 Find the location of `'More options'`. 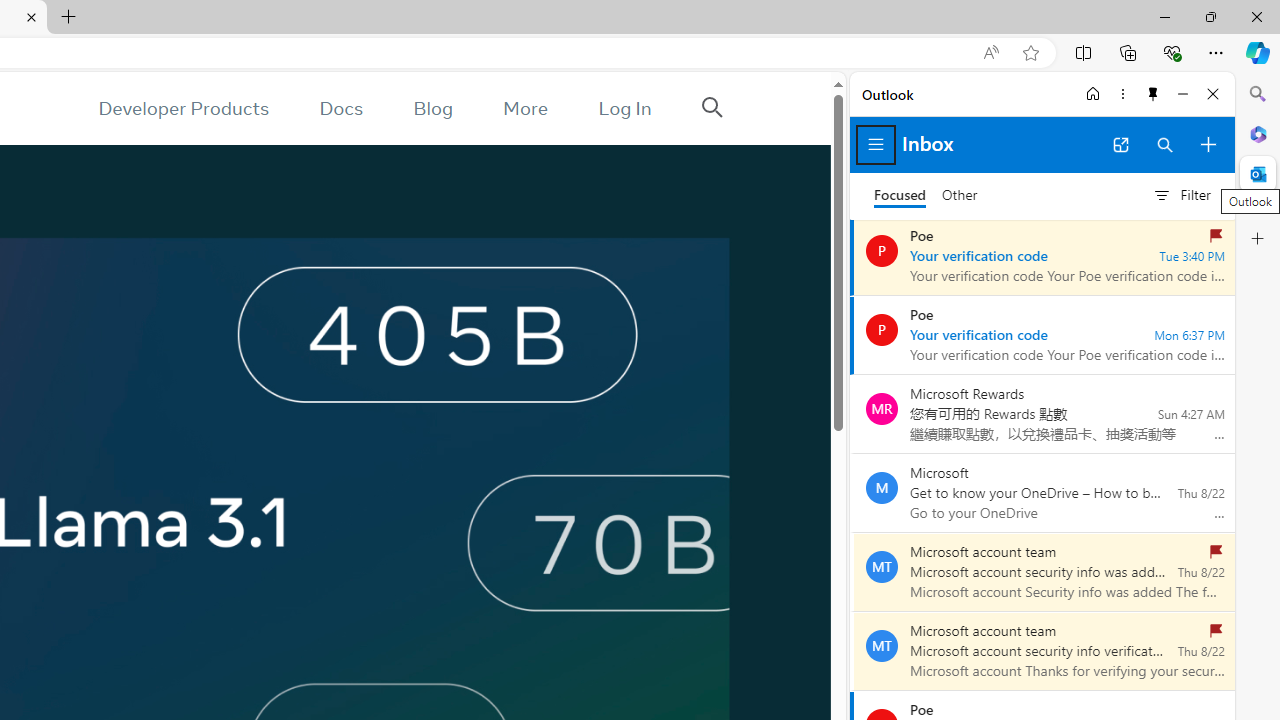

'More options' is located at coordinates (1122, 93).